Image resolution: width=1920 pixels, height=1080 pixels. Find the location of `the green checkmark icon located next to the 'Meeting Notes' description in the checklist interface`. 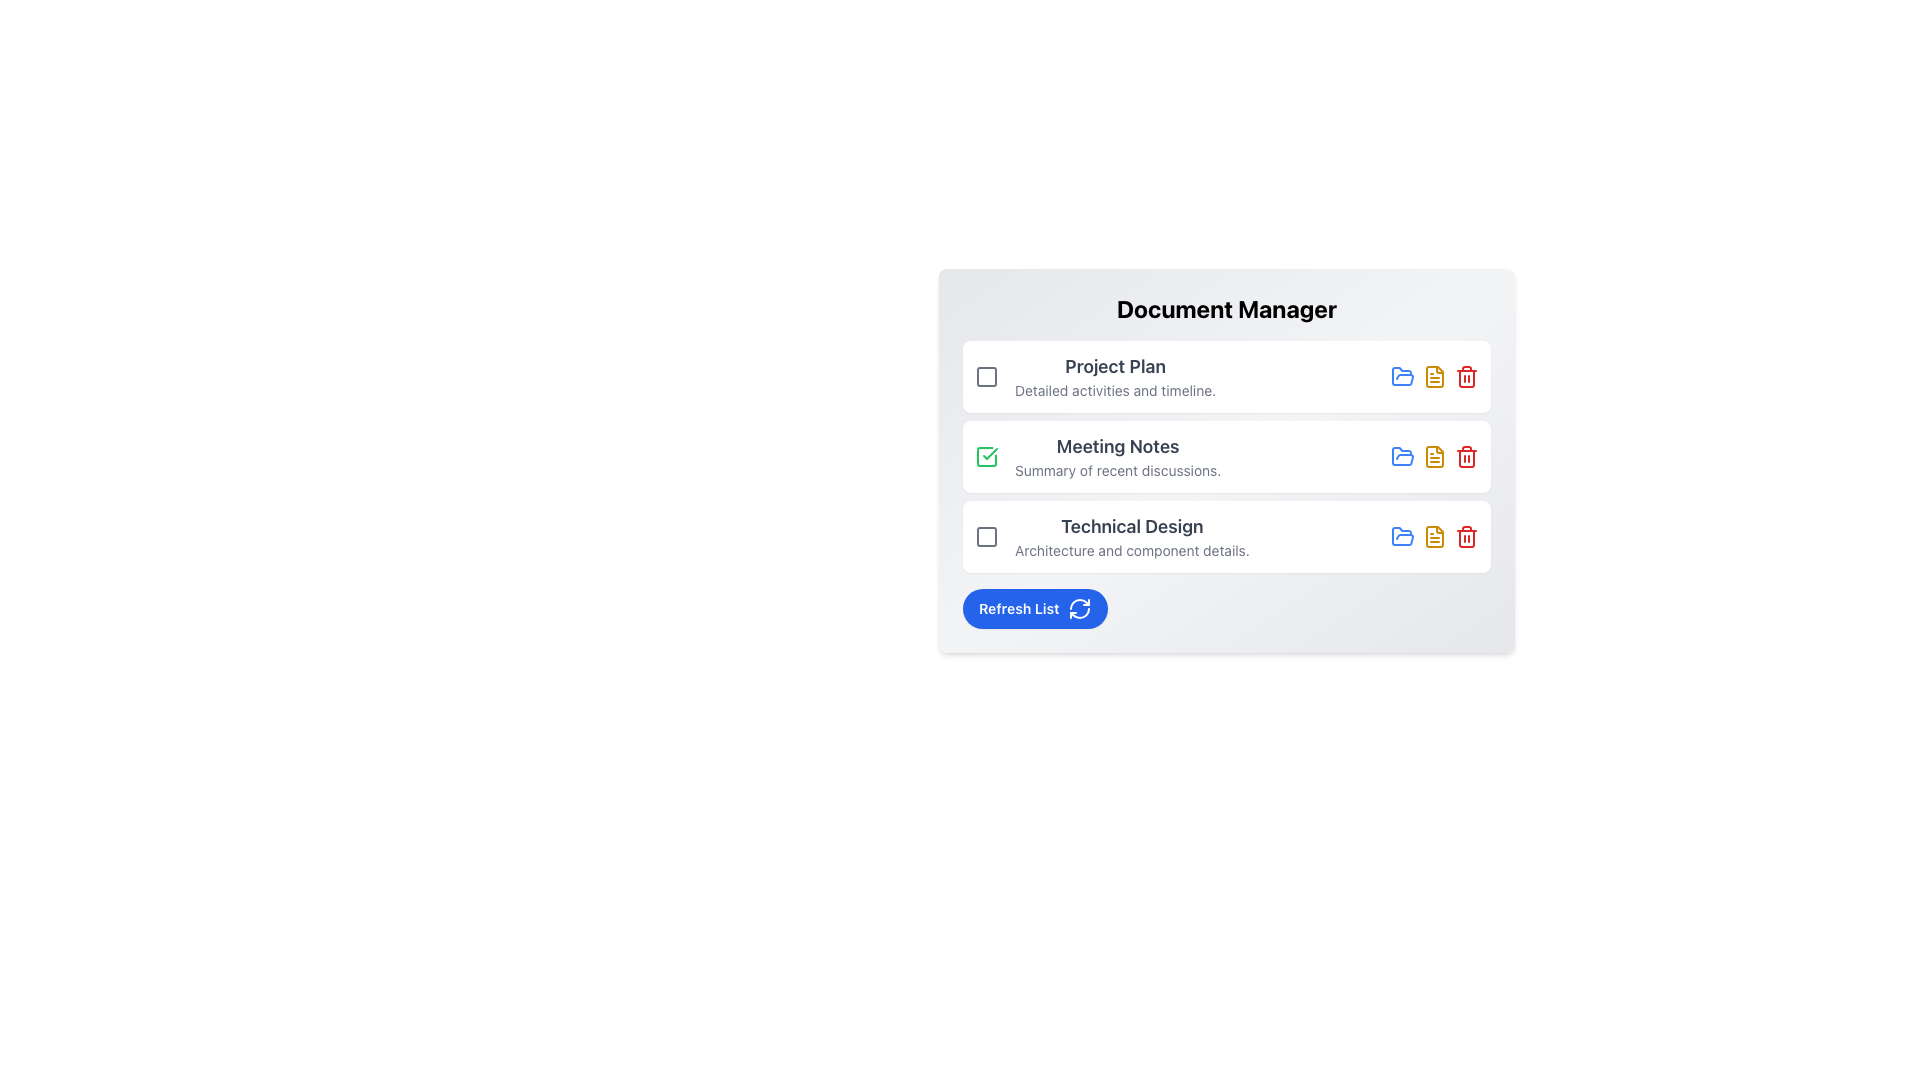

the green checkmark icon located next to the 'Meeting Notes' description in the checklist interface is located at coordinates (990, 454).